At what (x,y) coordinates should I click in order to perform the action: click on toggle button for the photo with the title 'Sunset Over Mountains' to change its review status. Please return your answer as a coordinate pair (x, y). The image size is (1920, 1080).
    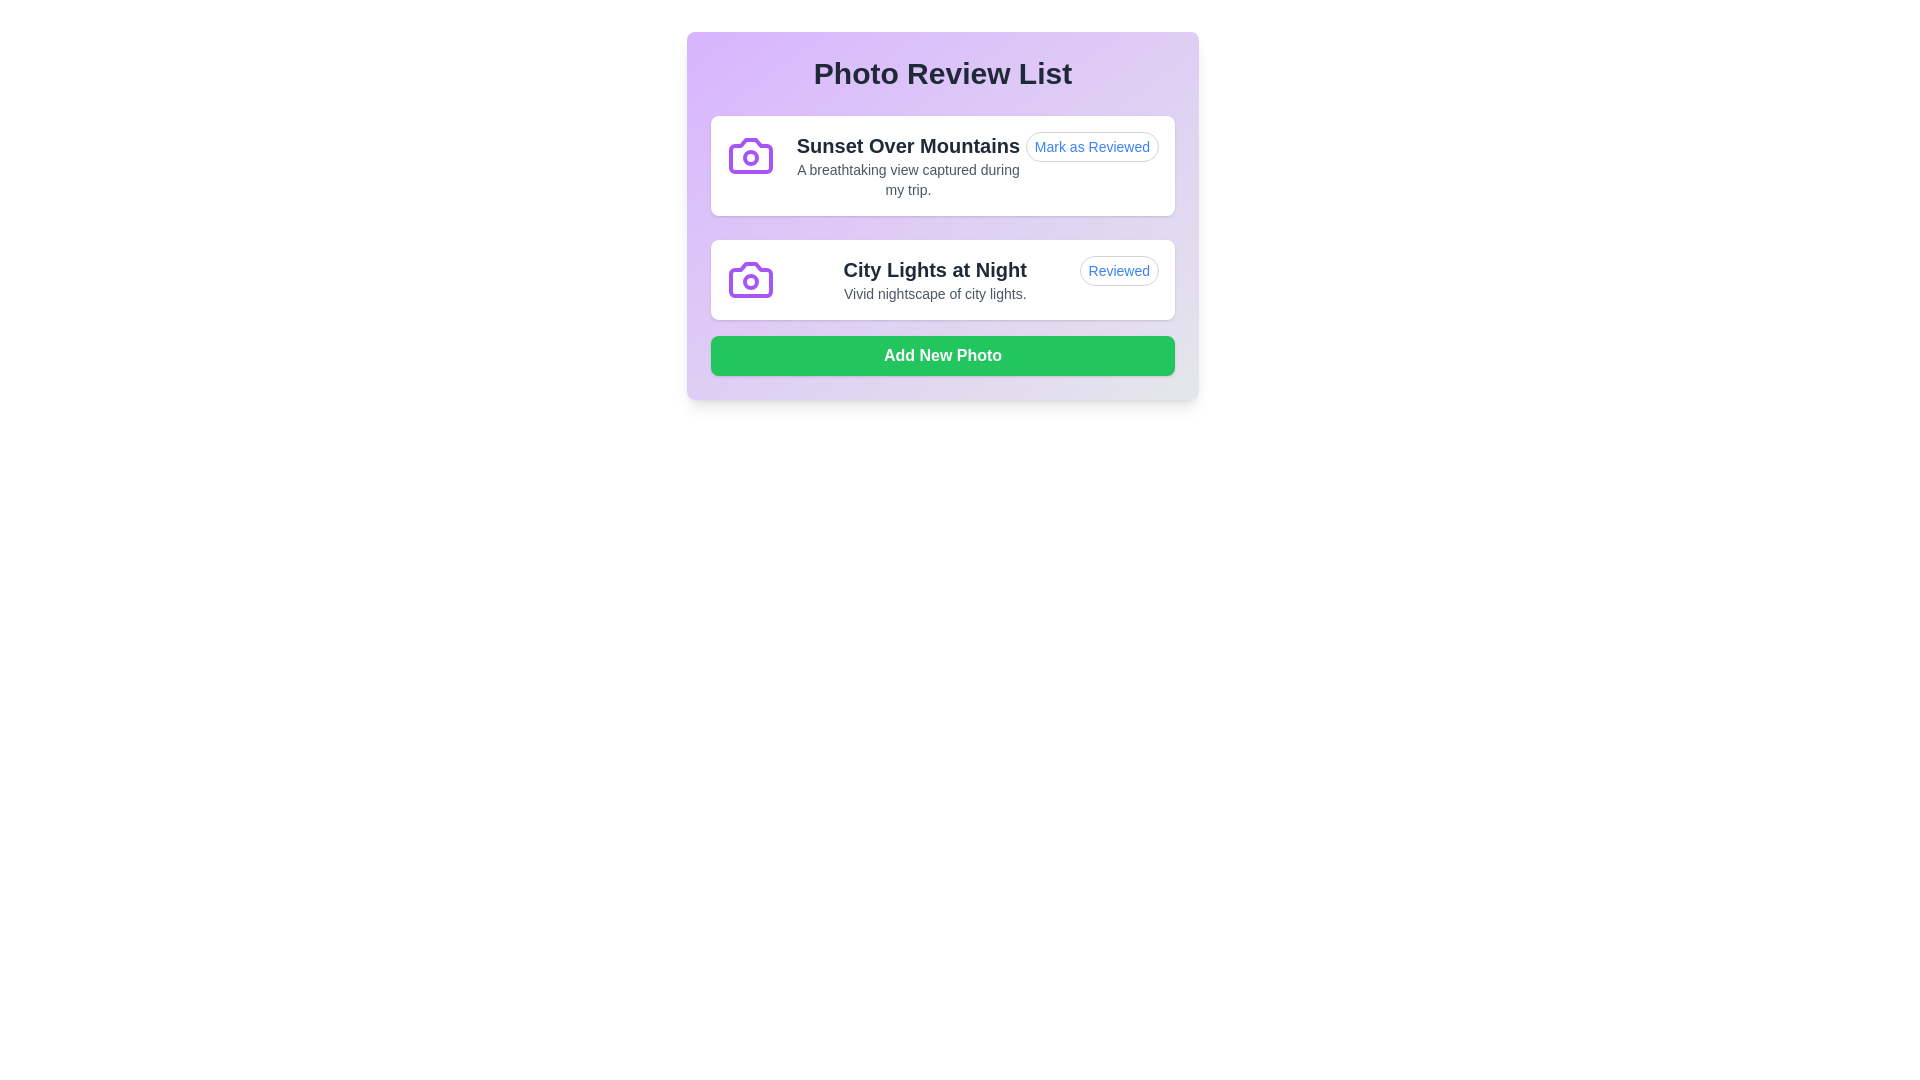
    Looking at the image, I should click on (1091, 145).